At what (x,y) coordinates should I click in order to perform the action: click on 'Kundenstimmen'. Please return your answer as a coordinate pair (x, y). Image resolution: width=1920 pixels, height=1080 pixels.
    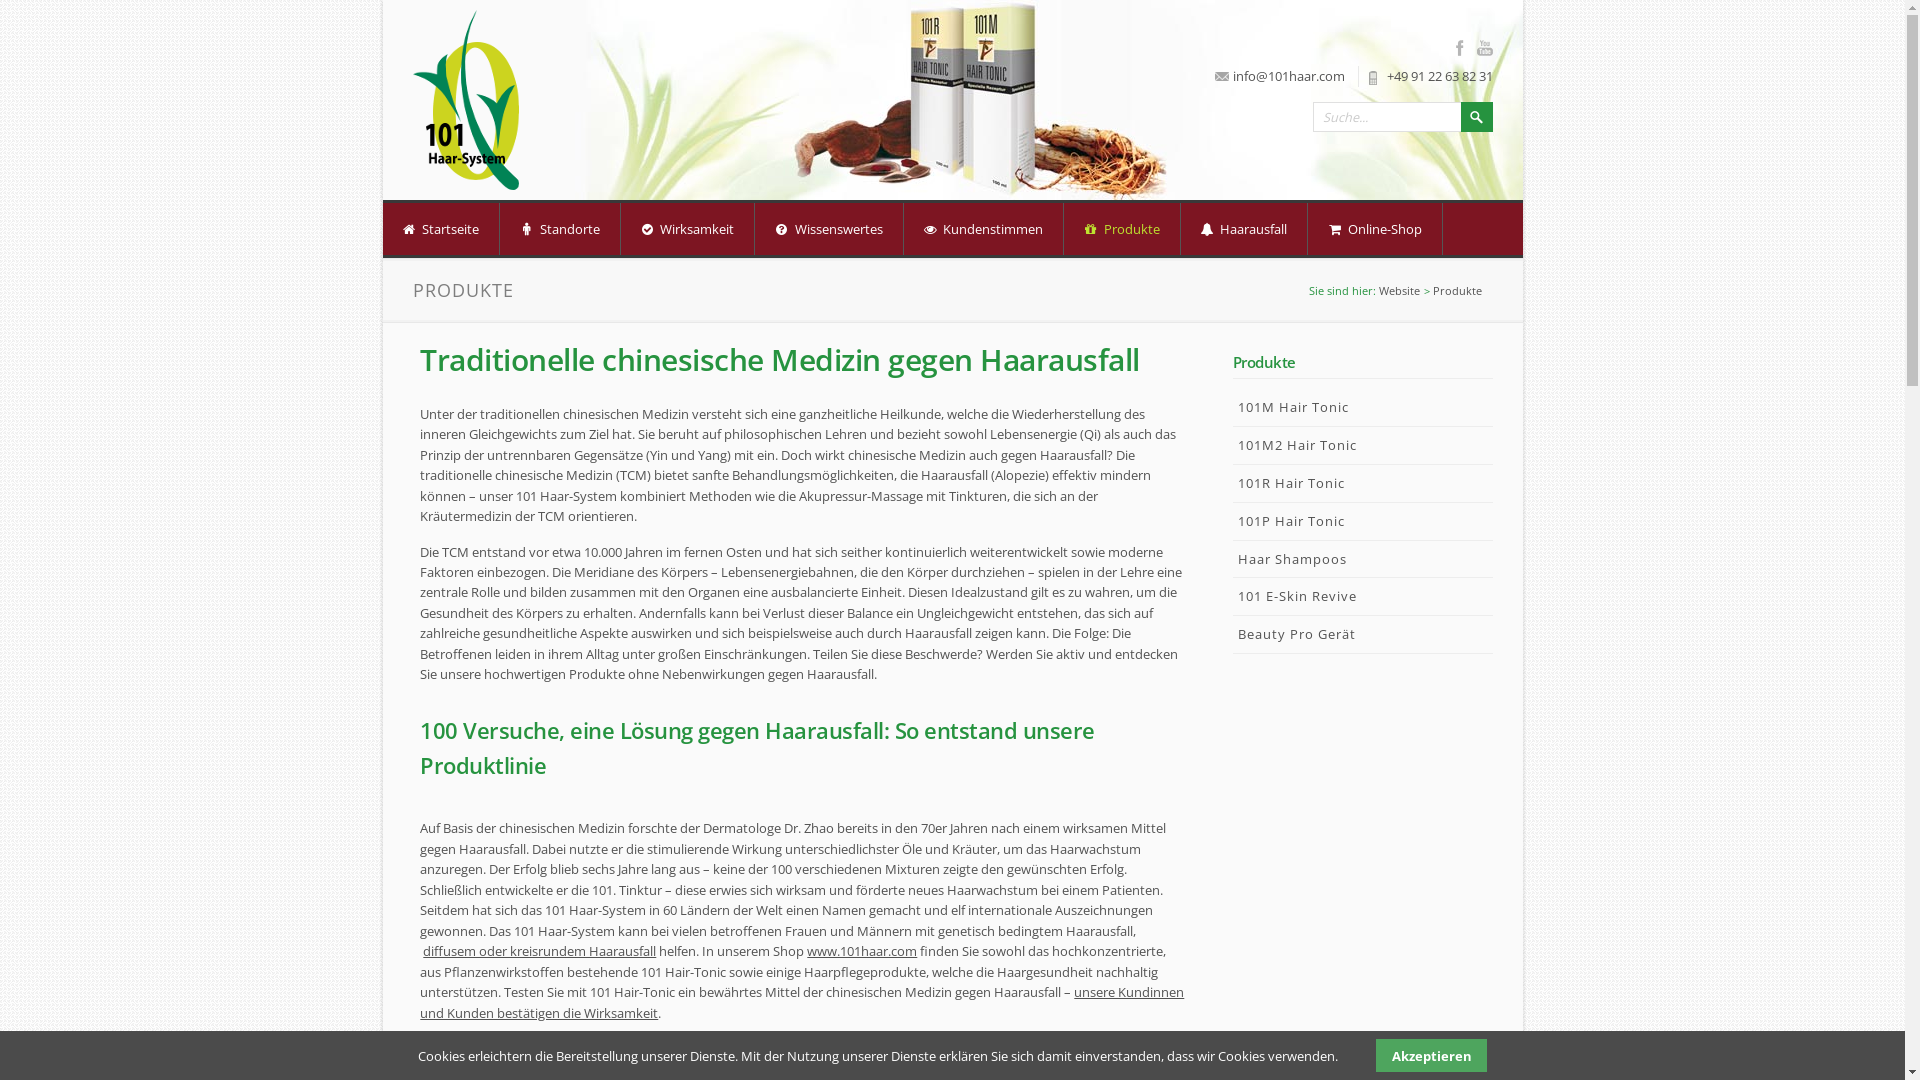
    Looking at the image, I should click on (983, 227).